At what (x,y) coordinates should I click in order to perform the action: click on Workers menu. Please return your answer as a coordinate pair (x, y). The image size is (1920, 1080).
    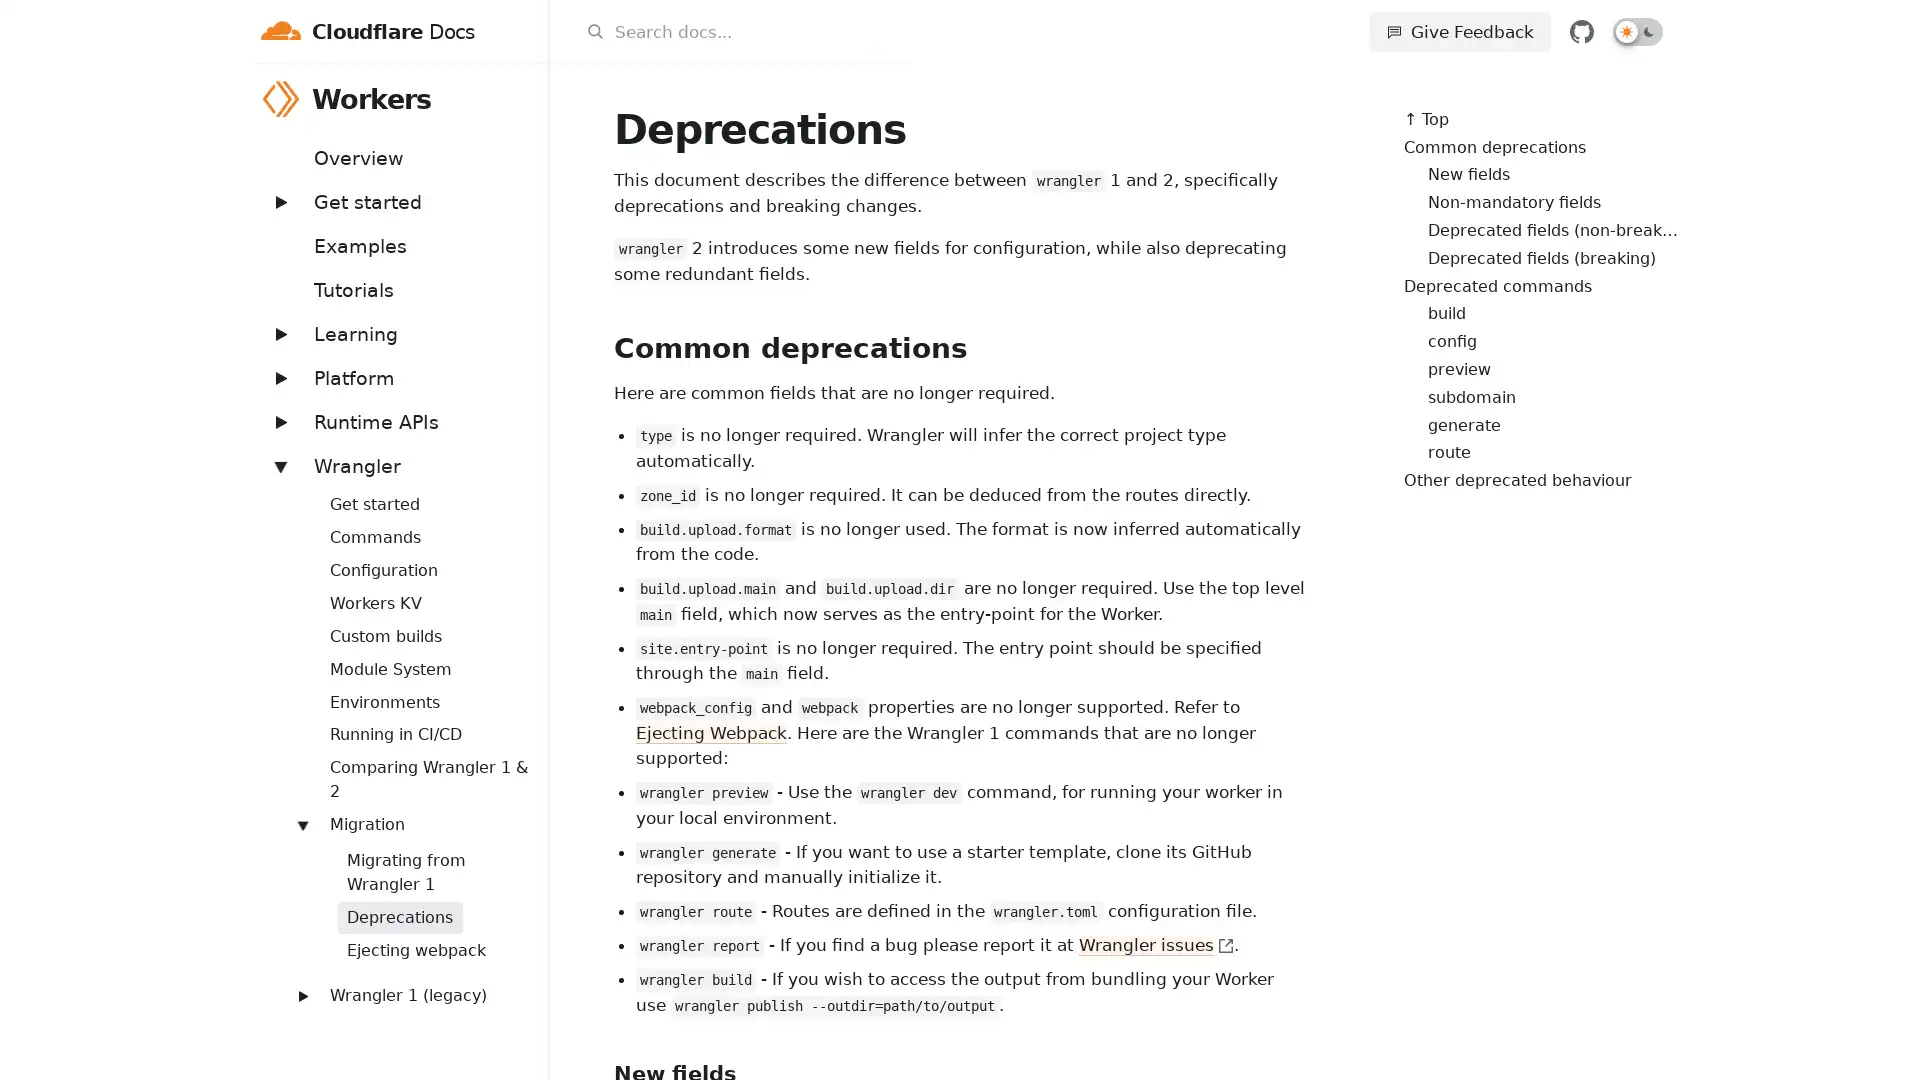
    Looking at the image, I should click on (522, 98).